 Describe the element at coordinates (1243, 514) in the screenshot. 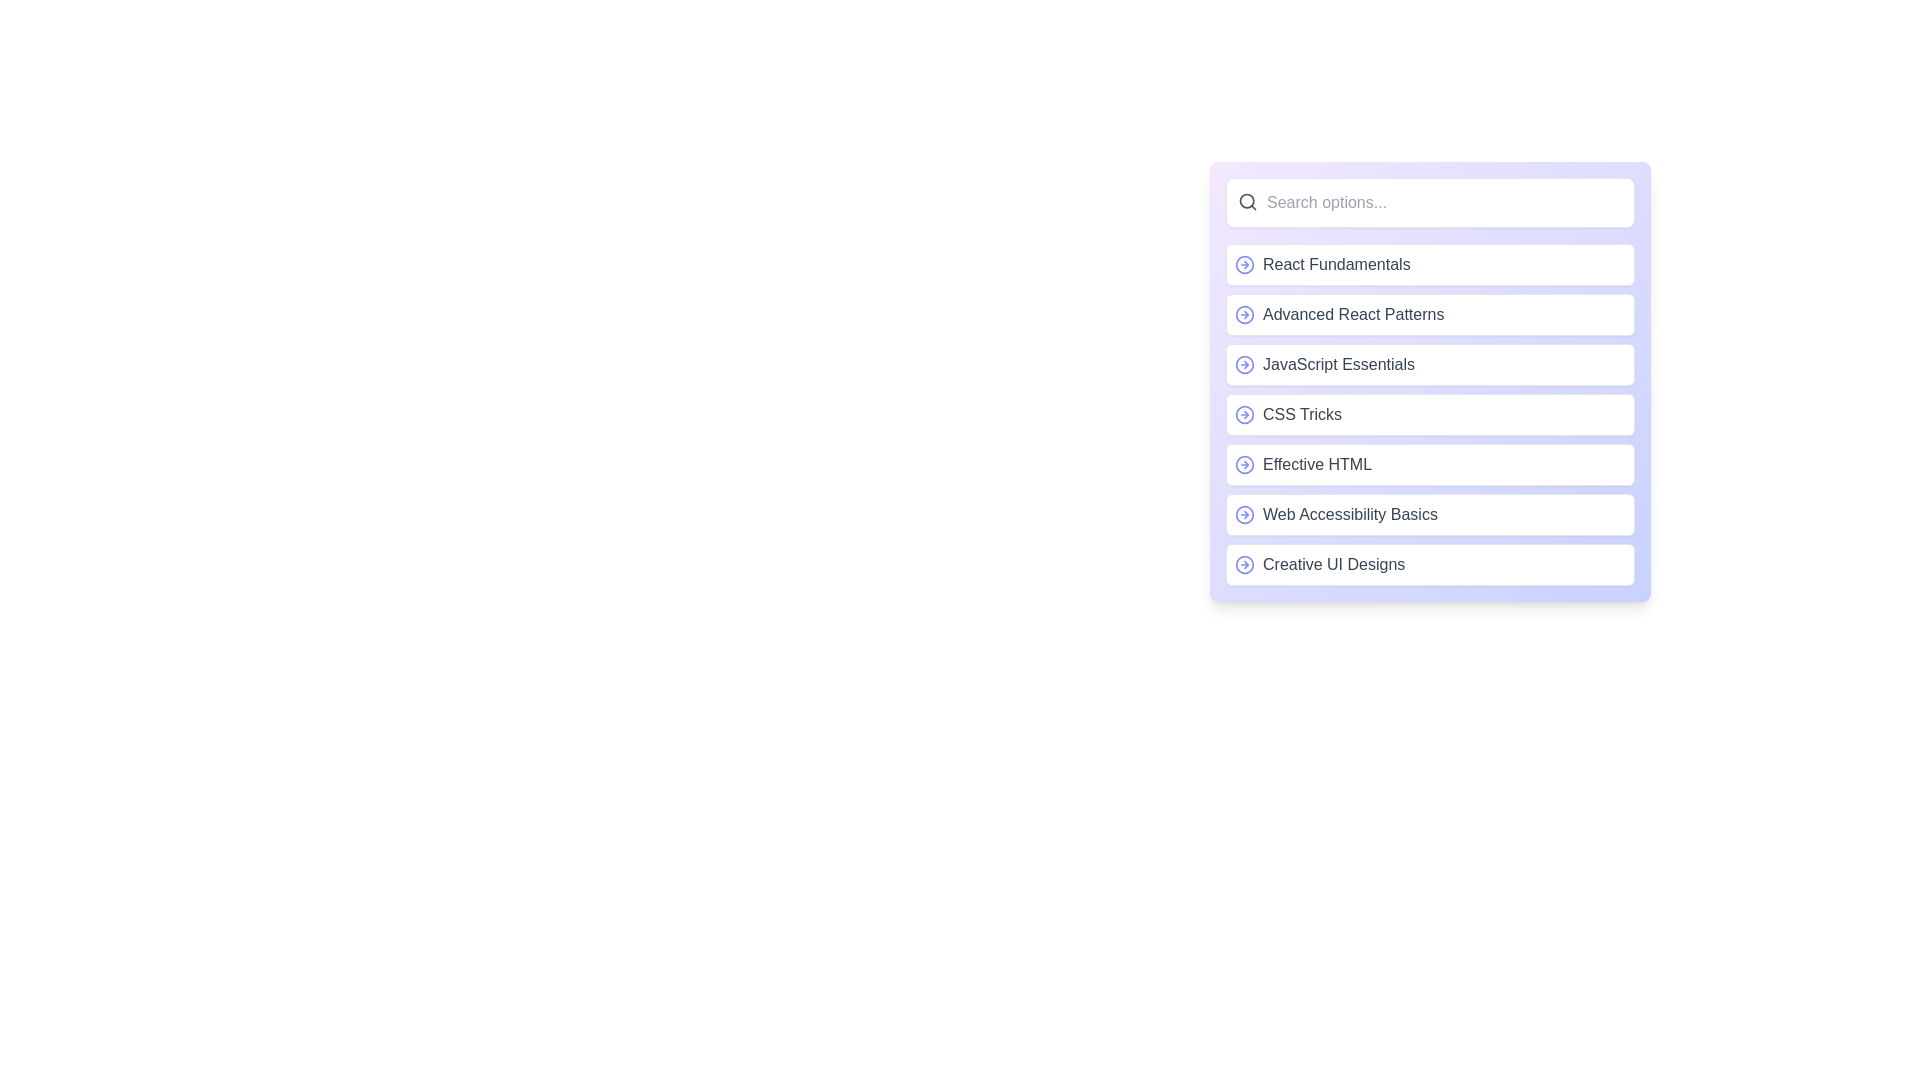

I see `the SVG-based icon element located on the left side of the 'Web Accessibility Basics' menu item, which indicates navigation to the right` at that location.